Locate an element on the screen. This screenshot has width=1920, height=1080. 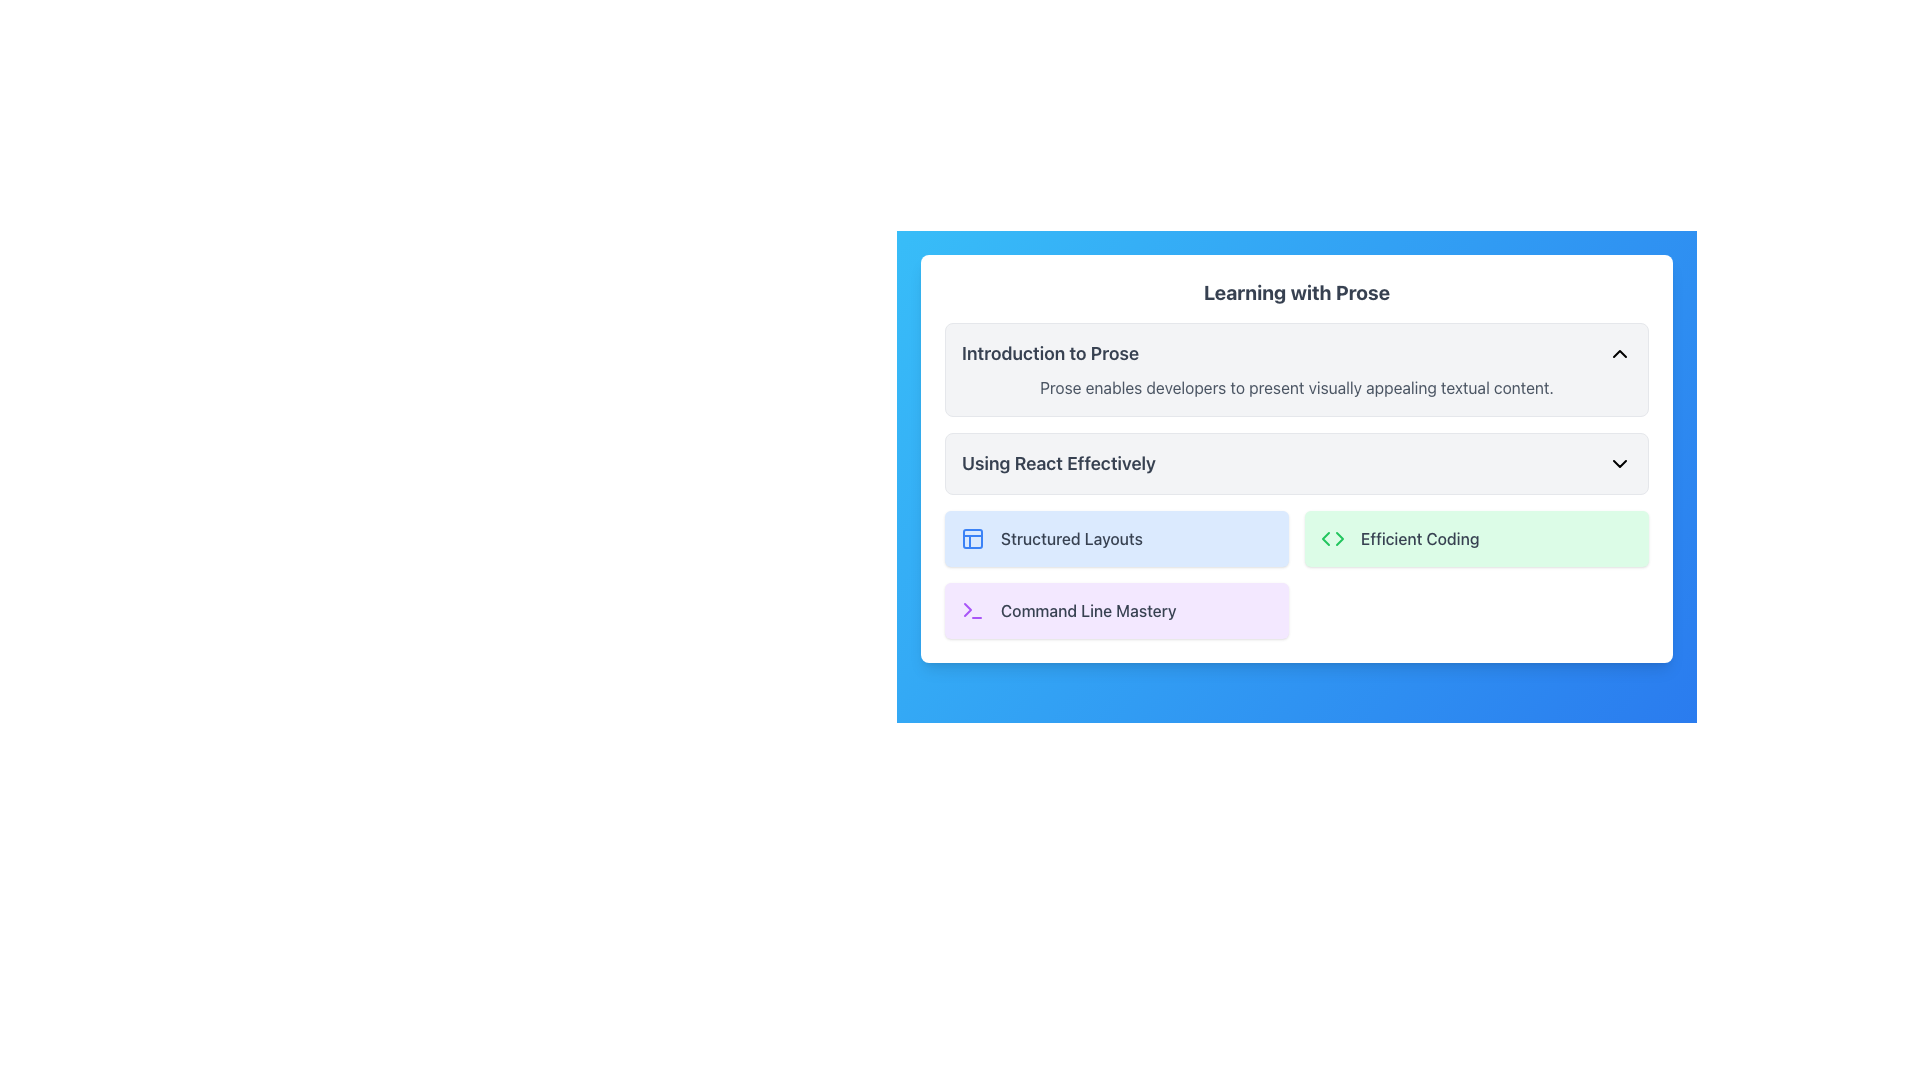
the text label displaying 'Structured Layouts' is located at coordinates (1070, 538).